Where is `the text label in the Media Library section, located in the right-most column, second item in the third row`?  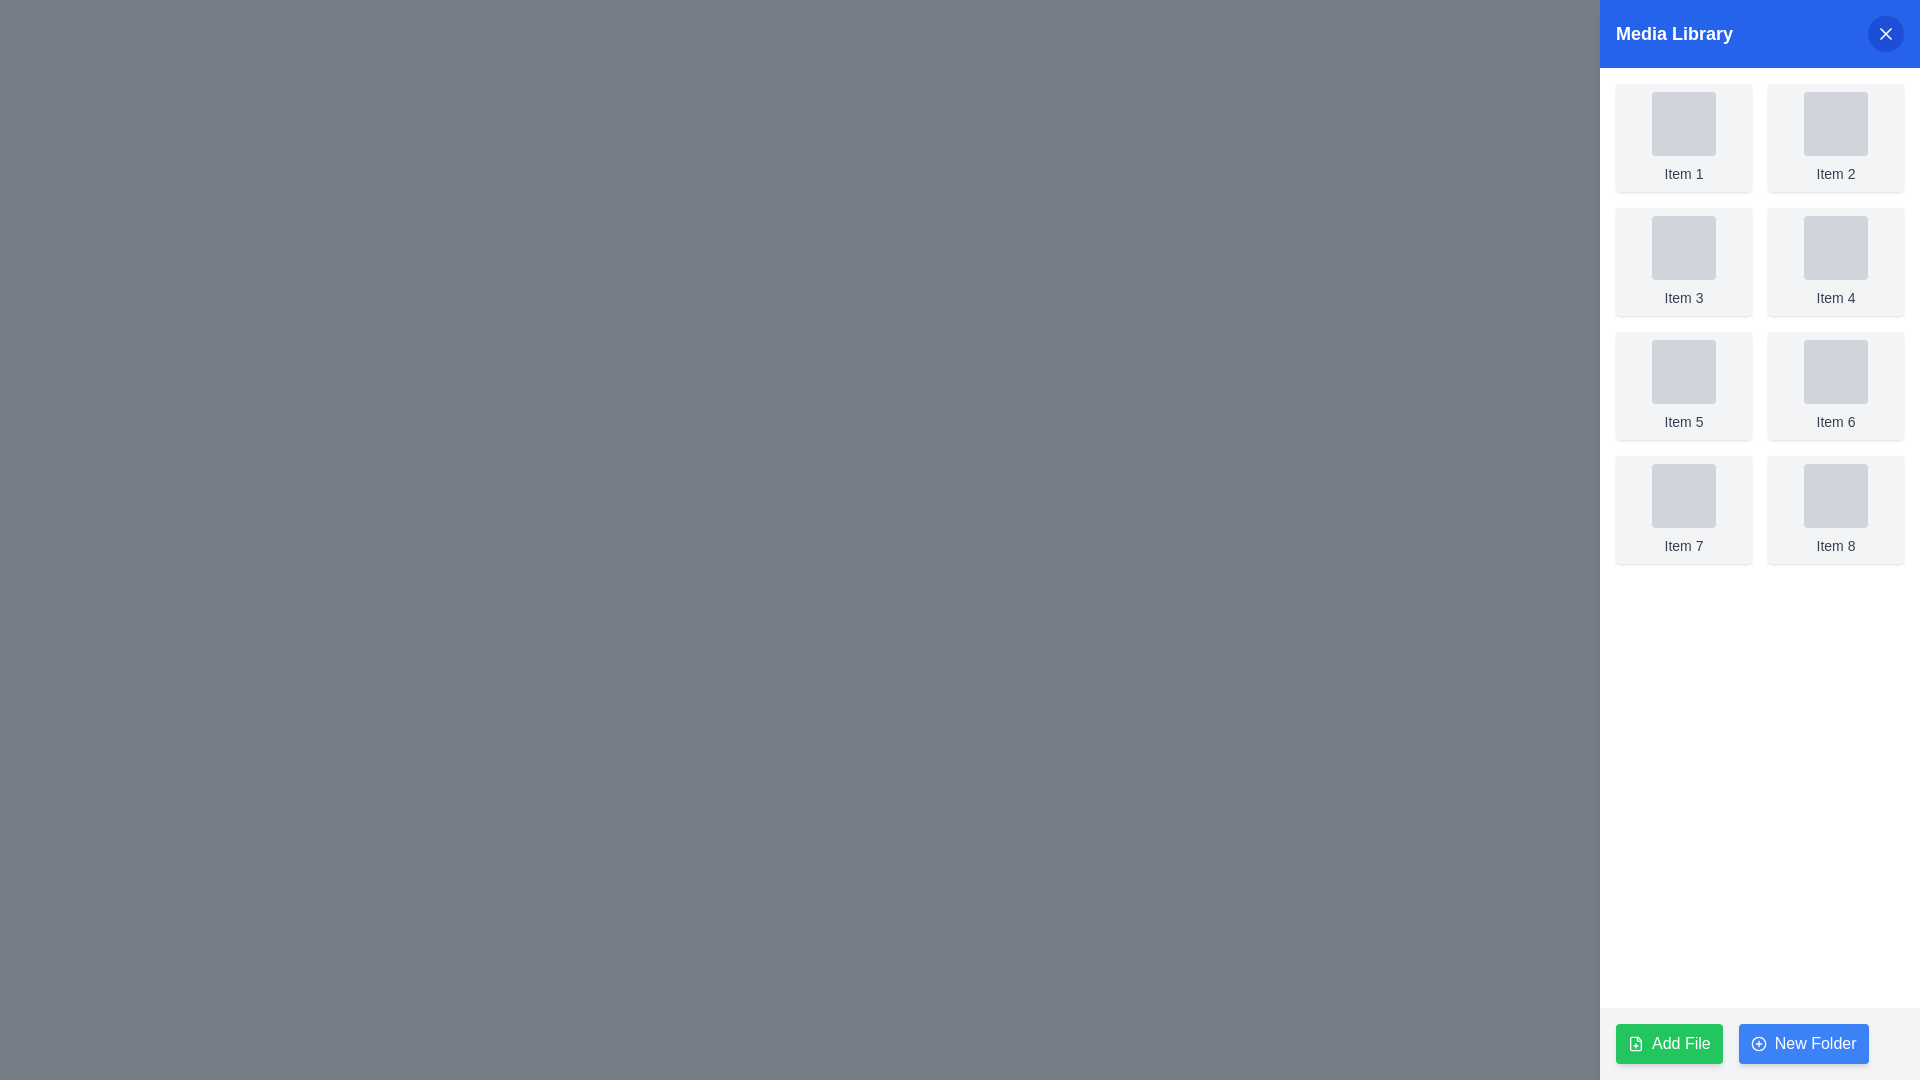
the text label in the Media Library section, located in the right-most column, second item in the third row is located at coordinates (1835, 546).